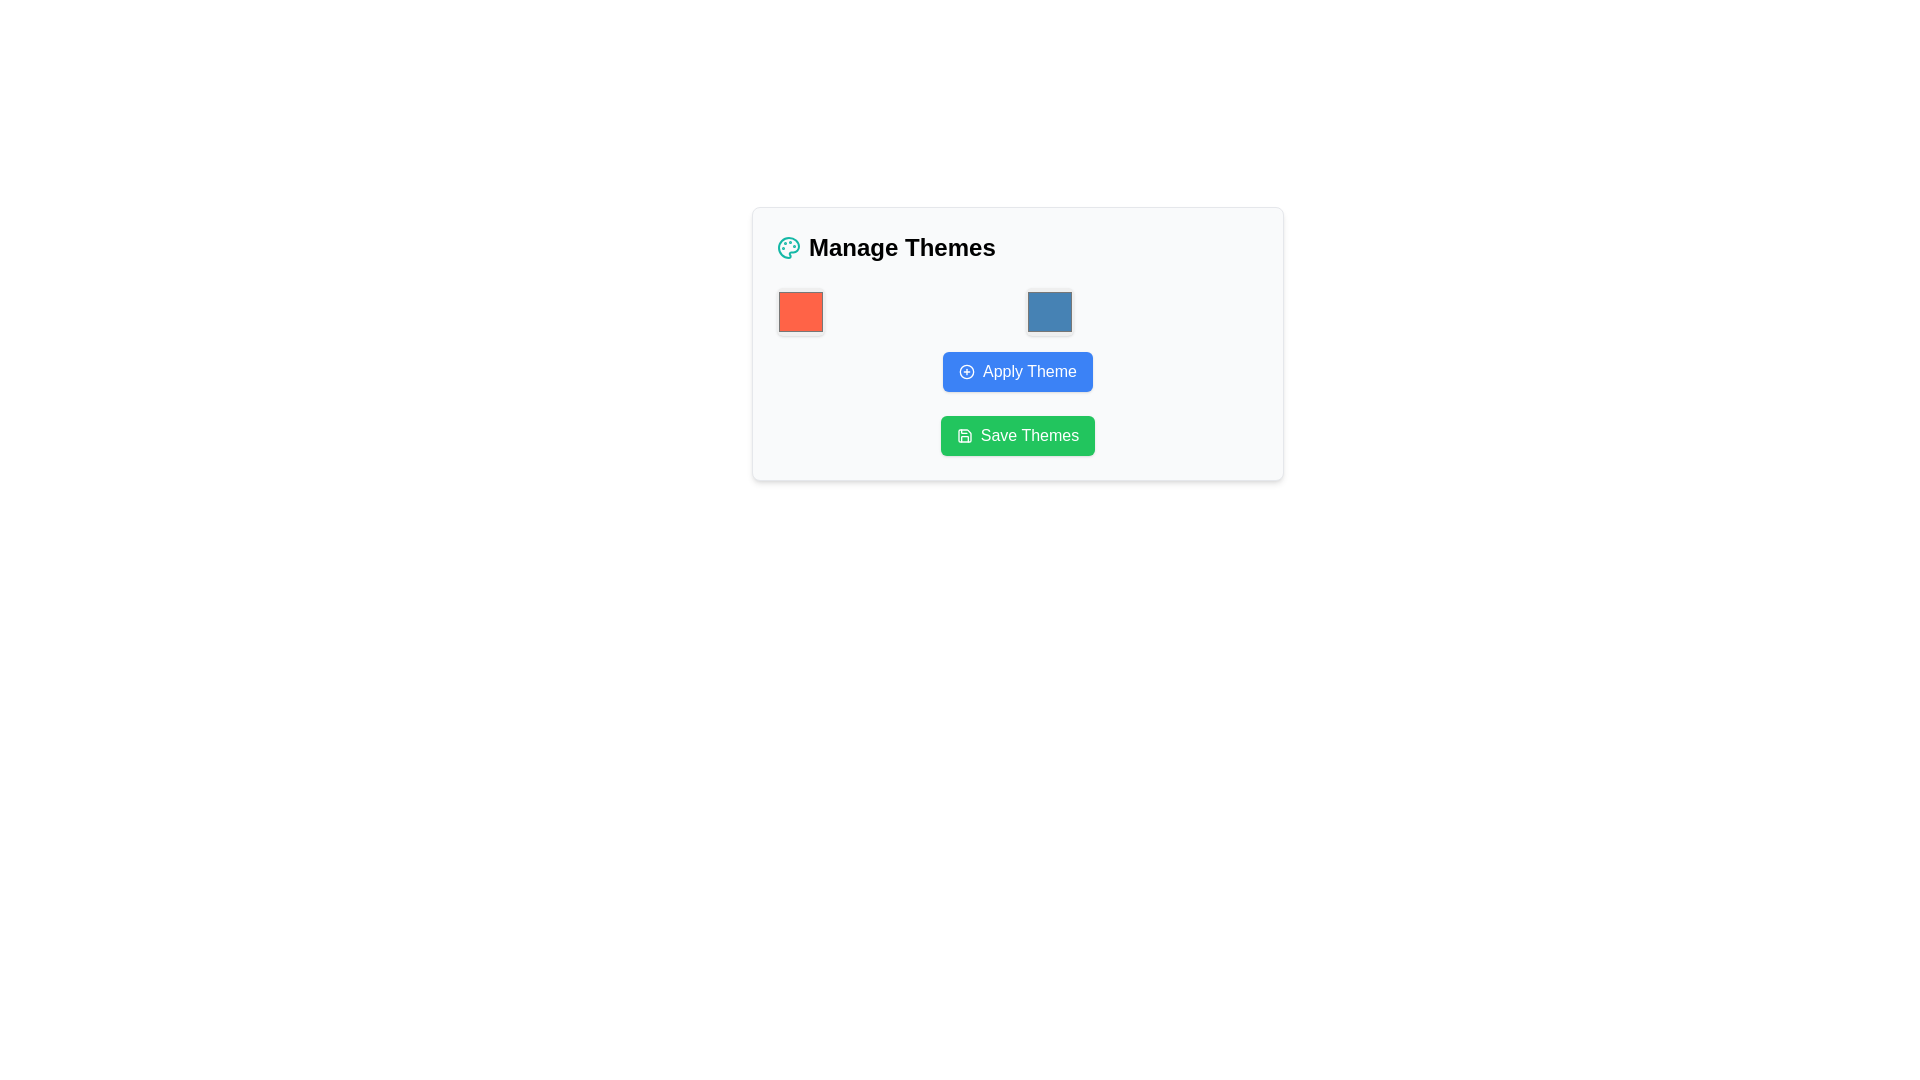 The width and height of the screenshot is (1920, 1080). What do you see at coordinates (964, 434) in the screenshot?
I see `the 'Save Themes' button which contains the floppy disk save icon` at bounding box center [964, 434].